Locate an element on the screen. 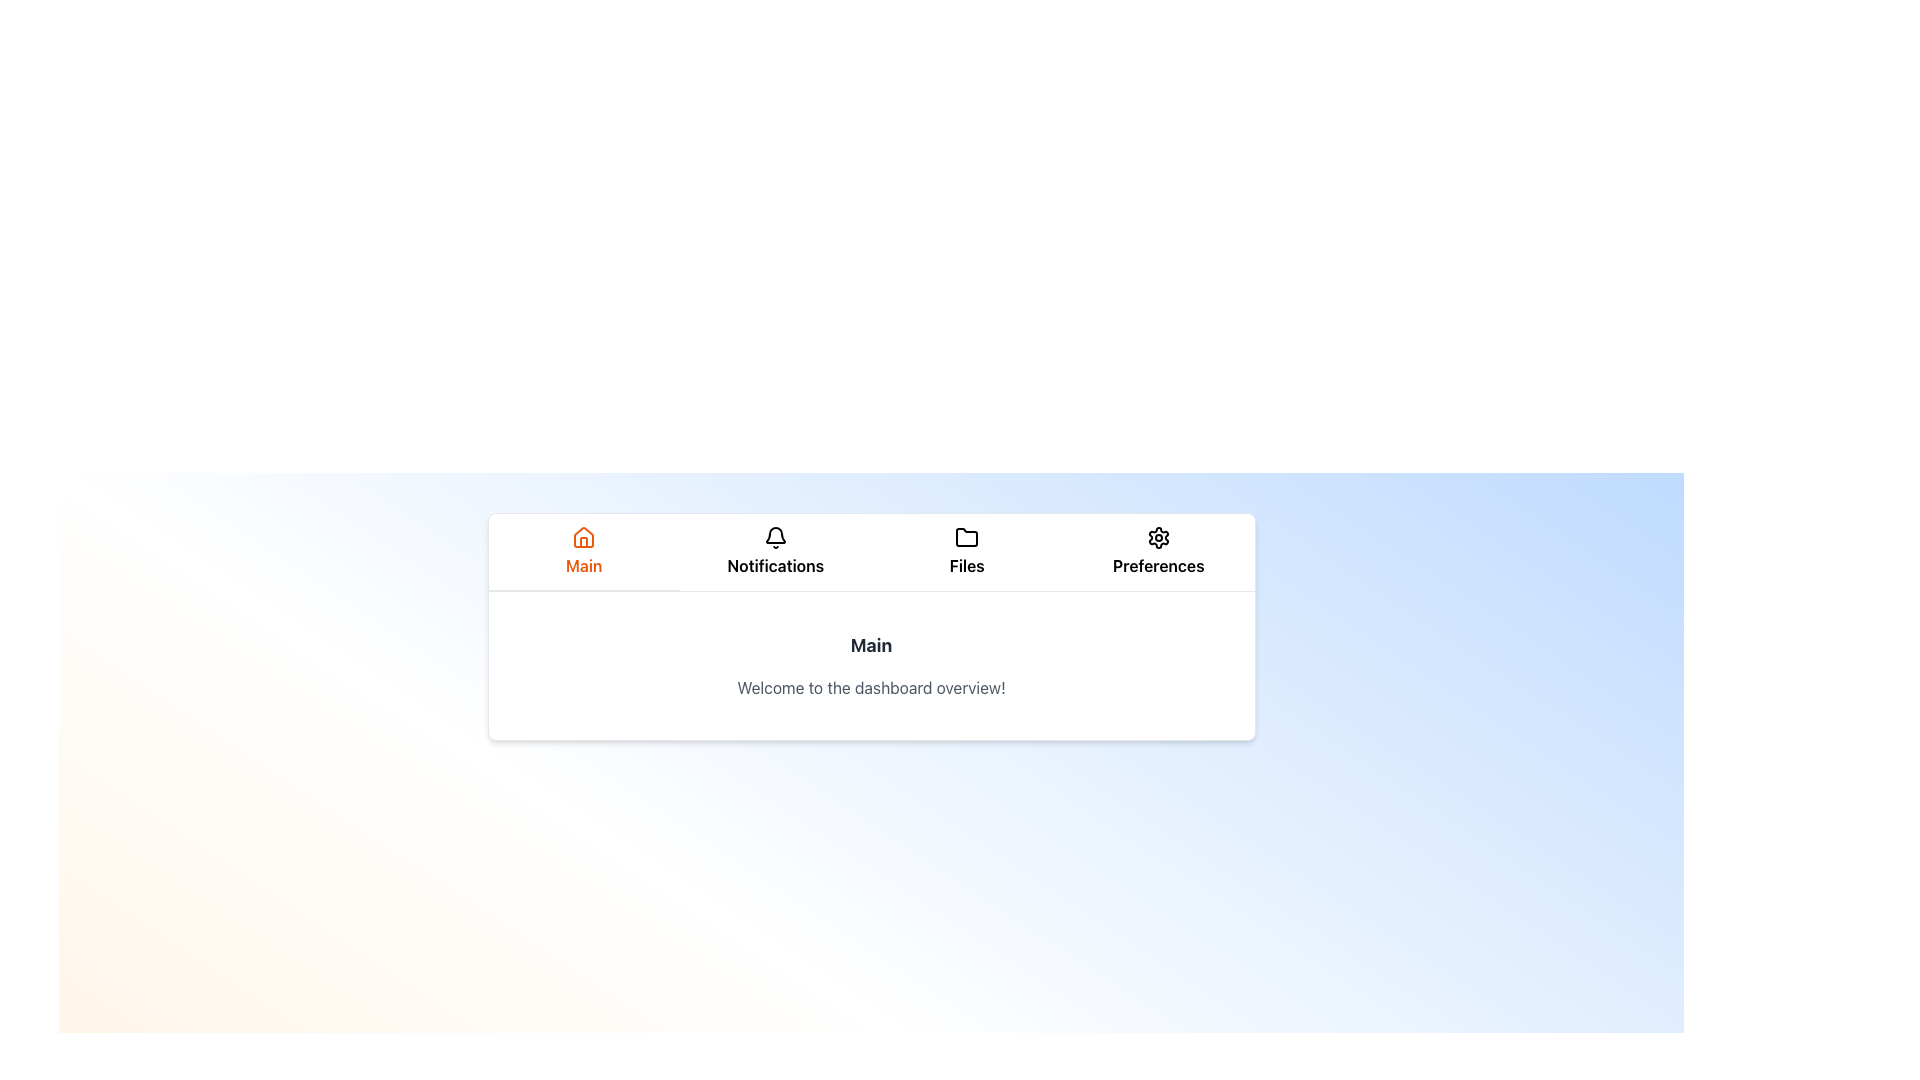 The width and height of the screenshot is (1920, 1080). the 'Main' icon in the navigation bar is located at coordinates (583, 536).